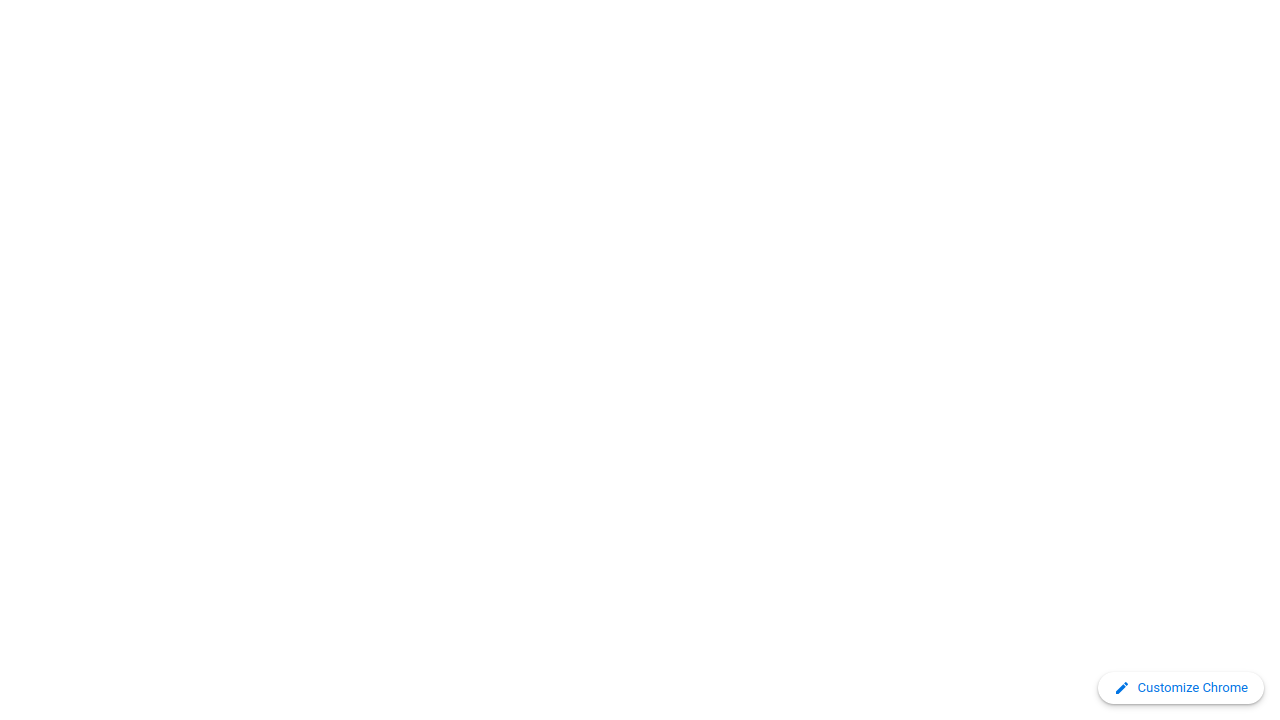  I want to click on 'Customize Chrome', so click(1180, 687).